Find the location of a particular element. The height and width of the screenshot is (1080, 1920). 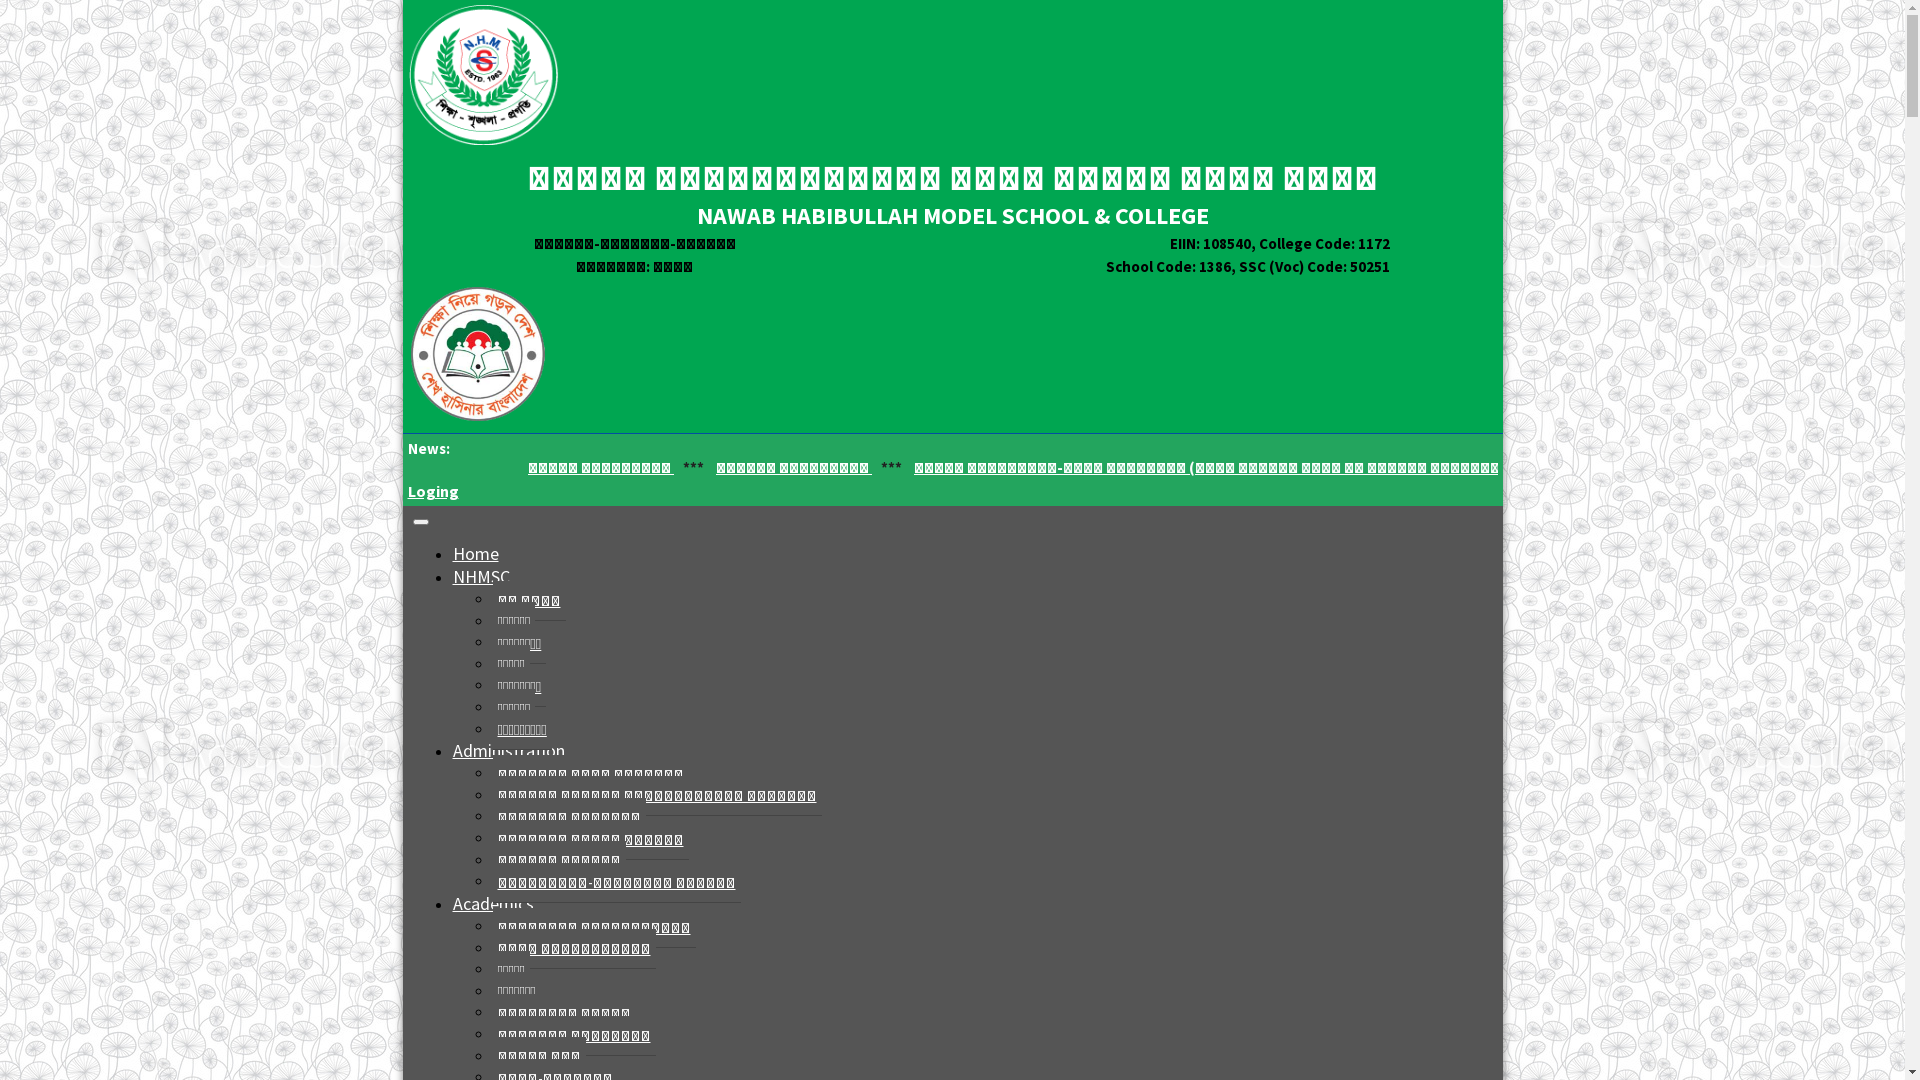

'NHMSC' is located at coordinates (480, 576).